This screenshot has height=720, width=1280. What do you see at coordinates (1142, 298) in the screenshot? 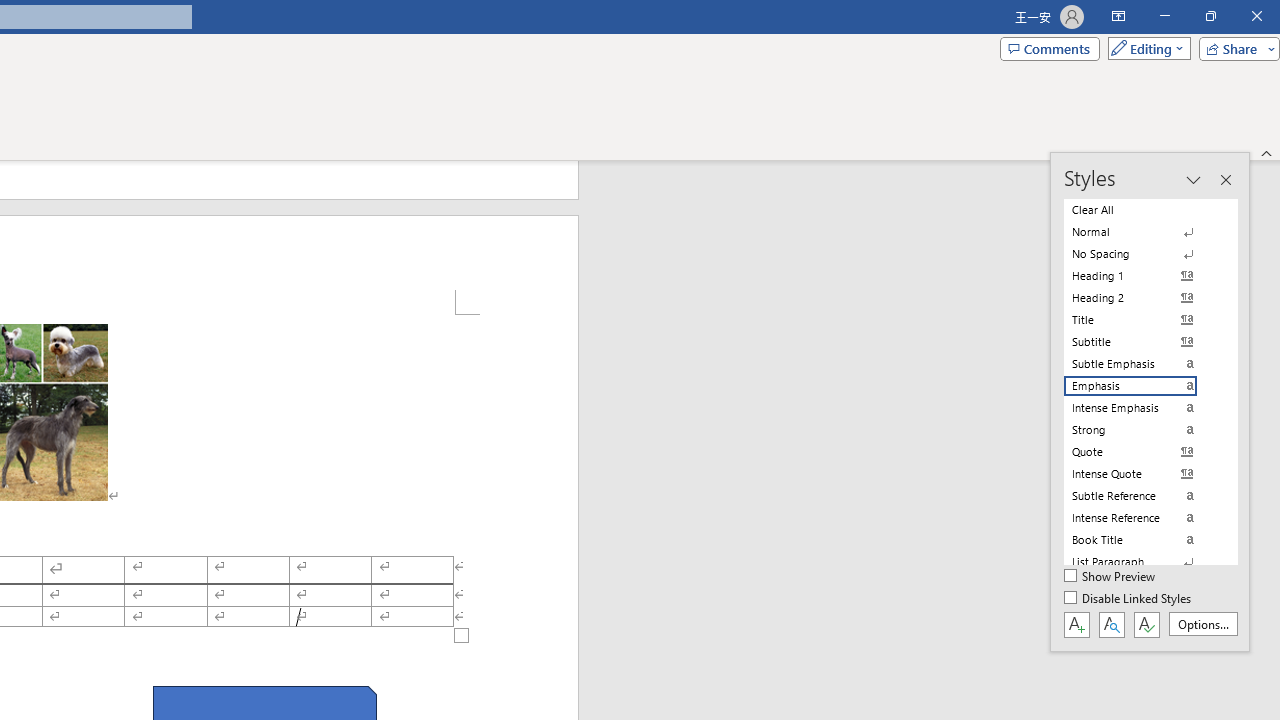
I see `'Heading 2'` at bounding box center [1142, 298].